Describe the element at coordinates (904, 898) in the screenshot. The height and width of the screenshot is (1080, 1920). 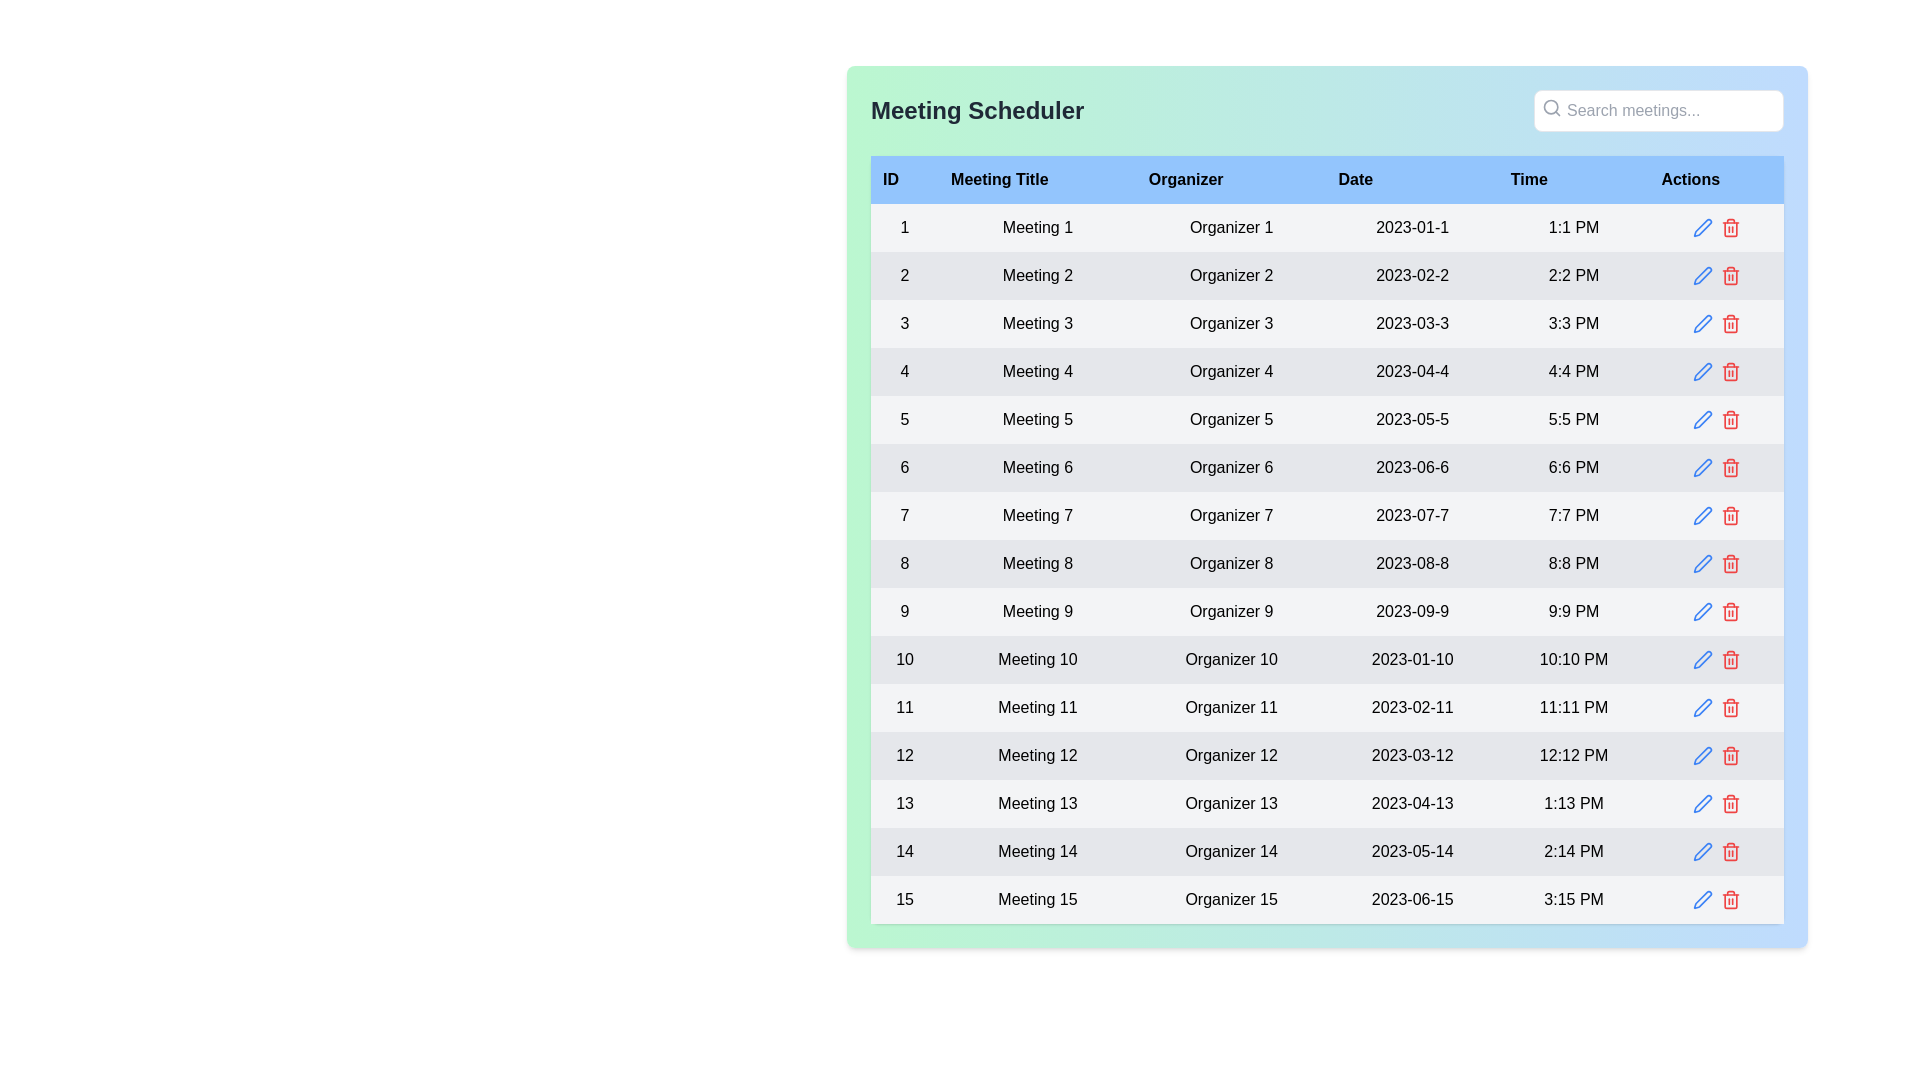
I see `the Text label displaying the ID number '15' located at the bottom-left corner of the table in the ID column of the 15th row` at that location.